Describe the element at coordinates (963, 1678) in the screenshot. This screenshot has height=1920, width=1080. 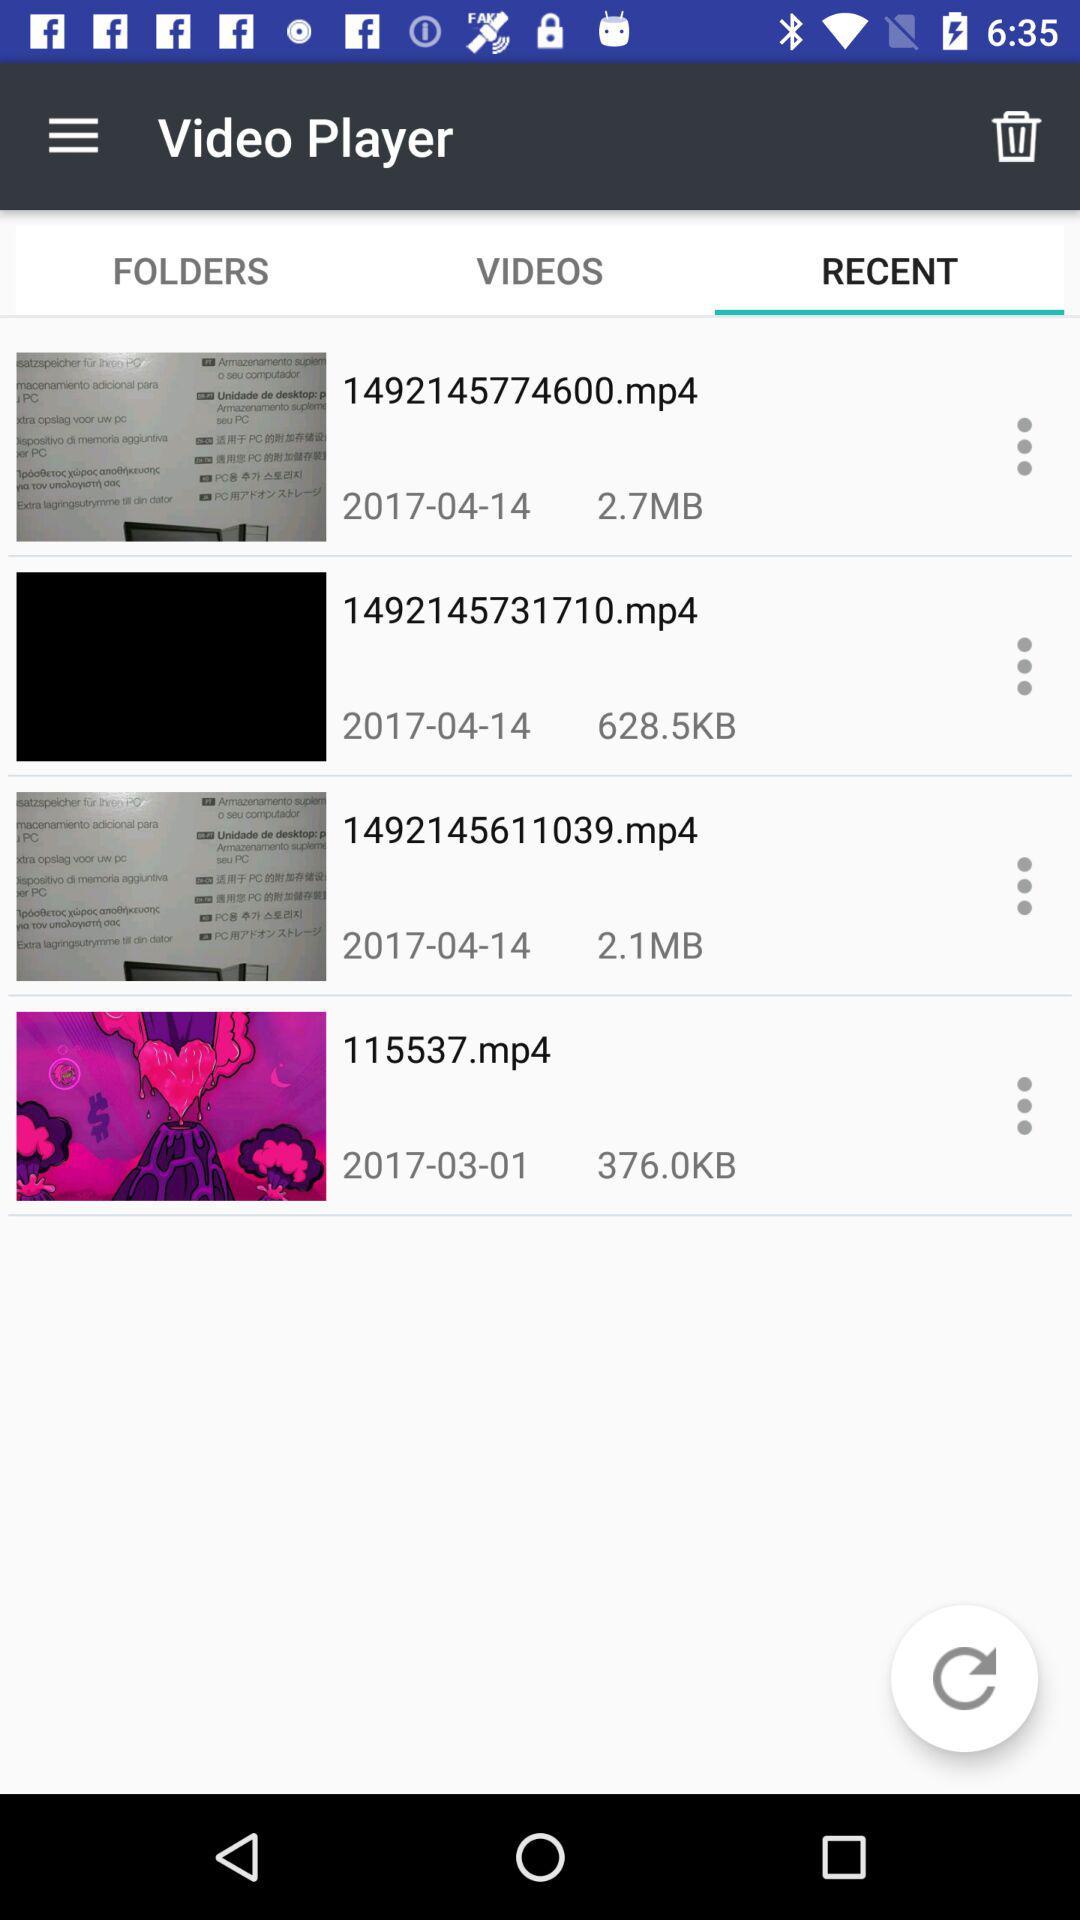
I see `the icon at the bottom right corner` at that location.